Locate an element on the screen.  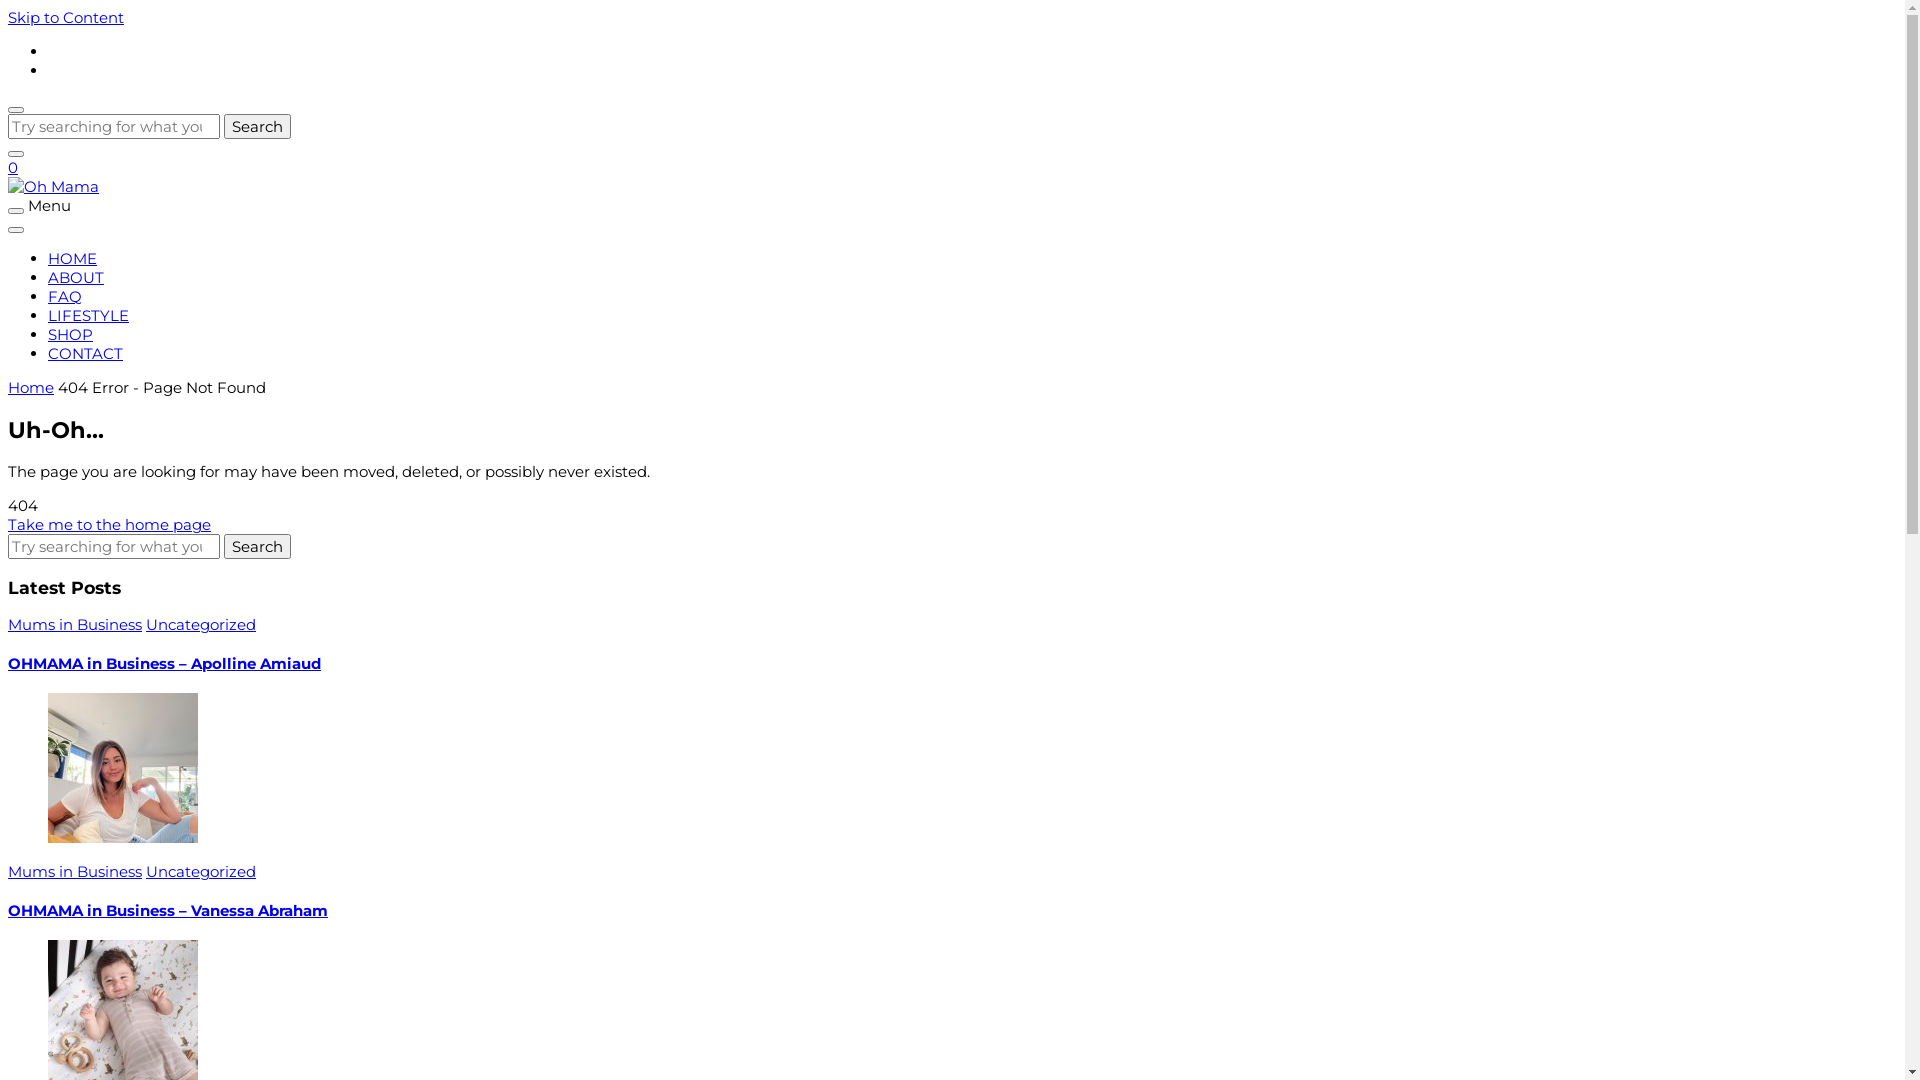
'CONTACT' is located at coordinates (84, 352).